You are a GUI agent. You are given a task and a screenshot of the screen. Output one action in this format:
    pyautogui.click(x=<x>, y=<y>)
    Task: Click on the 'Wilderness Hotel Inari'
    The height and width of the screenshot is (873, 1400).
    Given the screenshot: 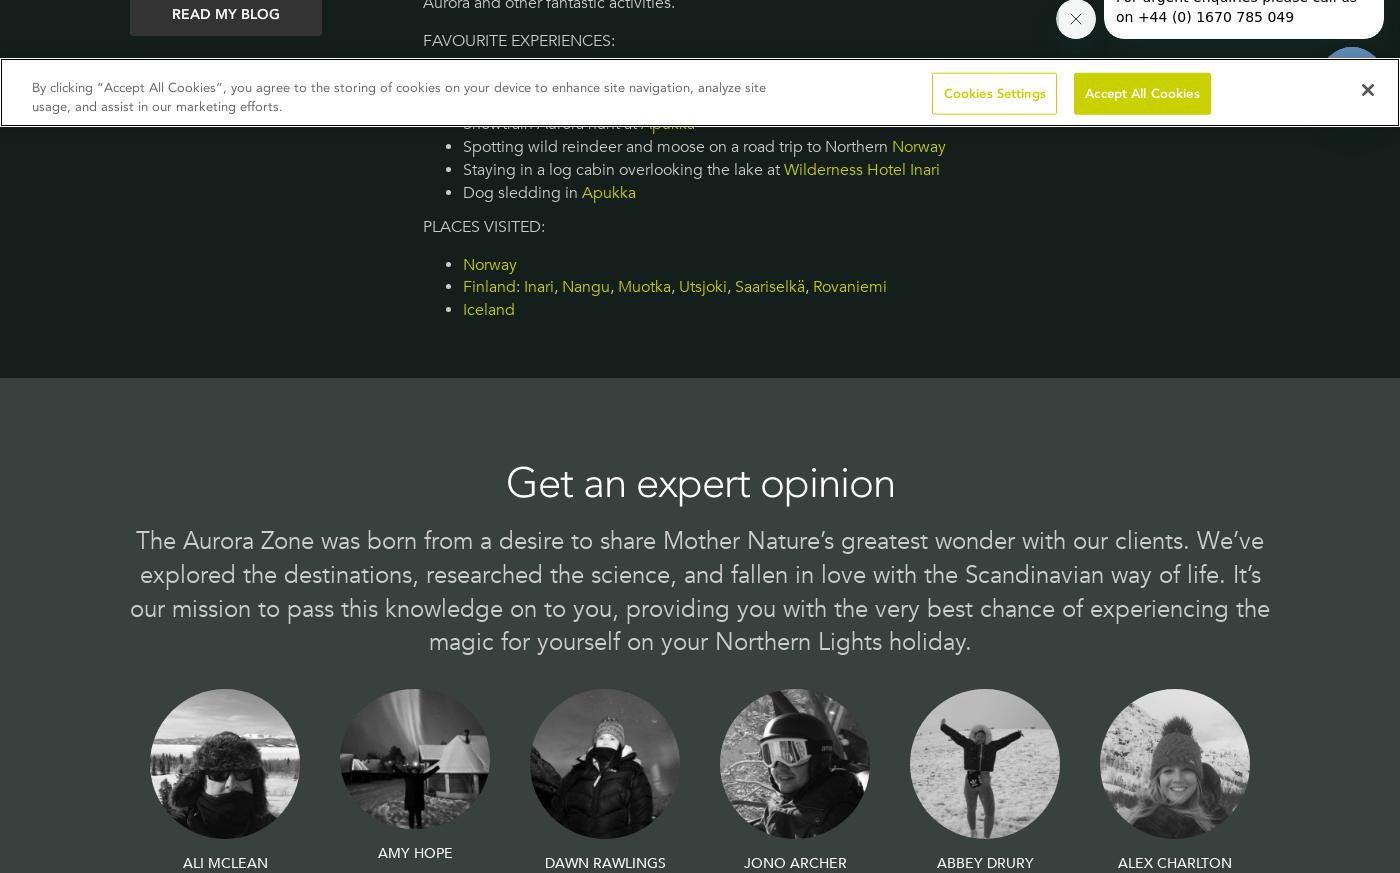 What is the action you would take?
    pyautogui.click(x=783, y=169)
    